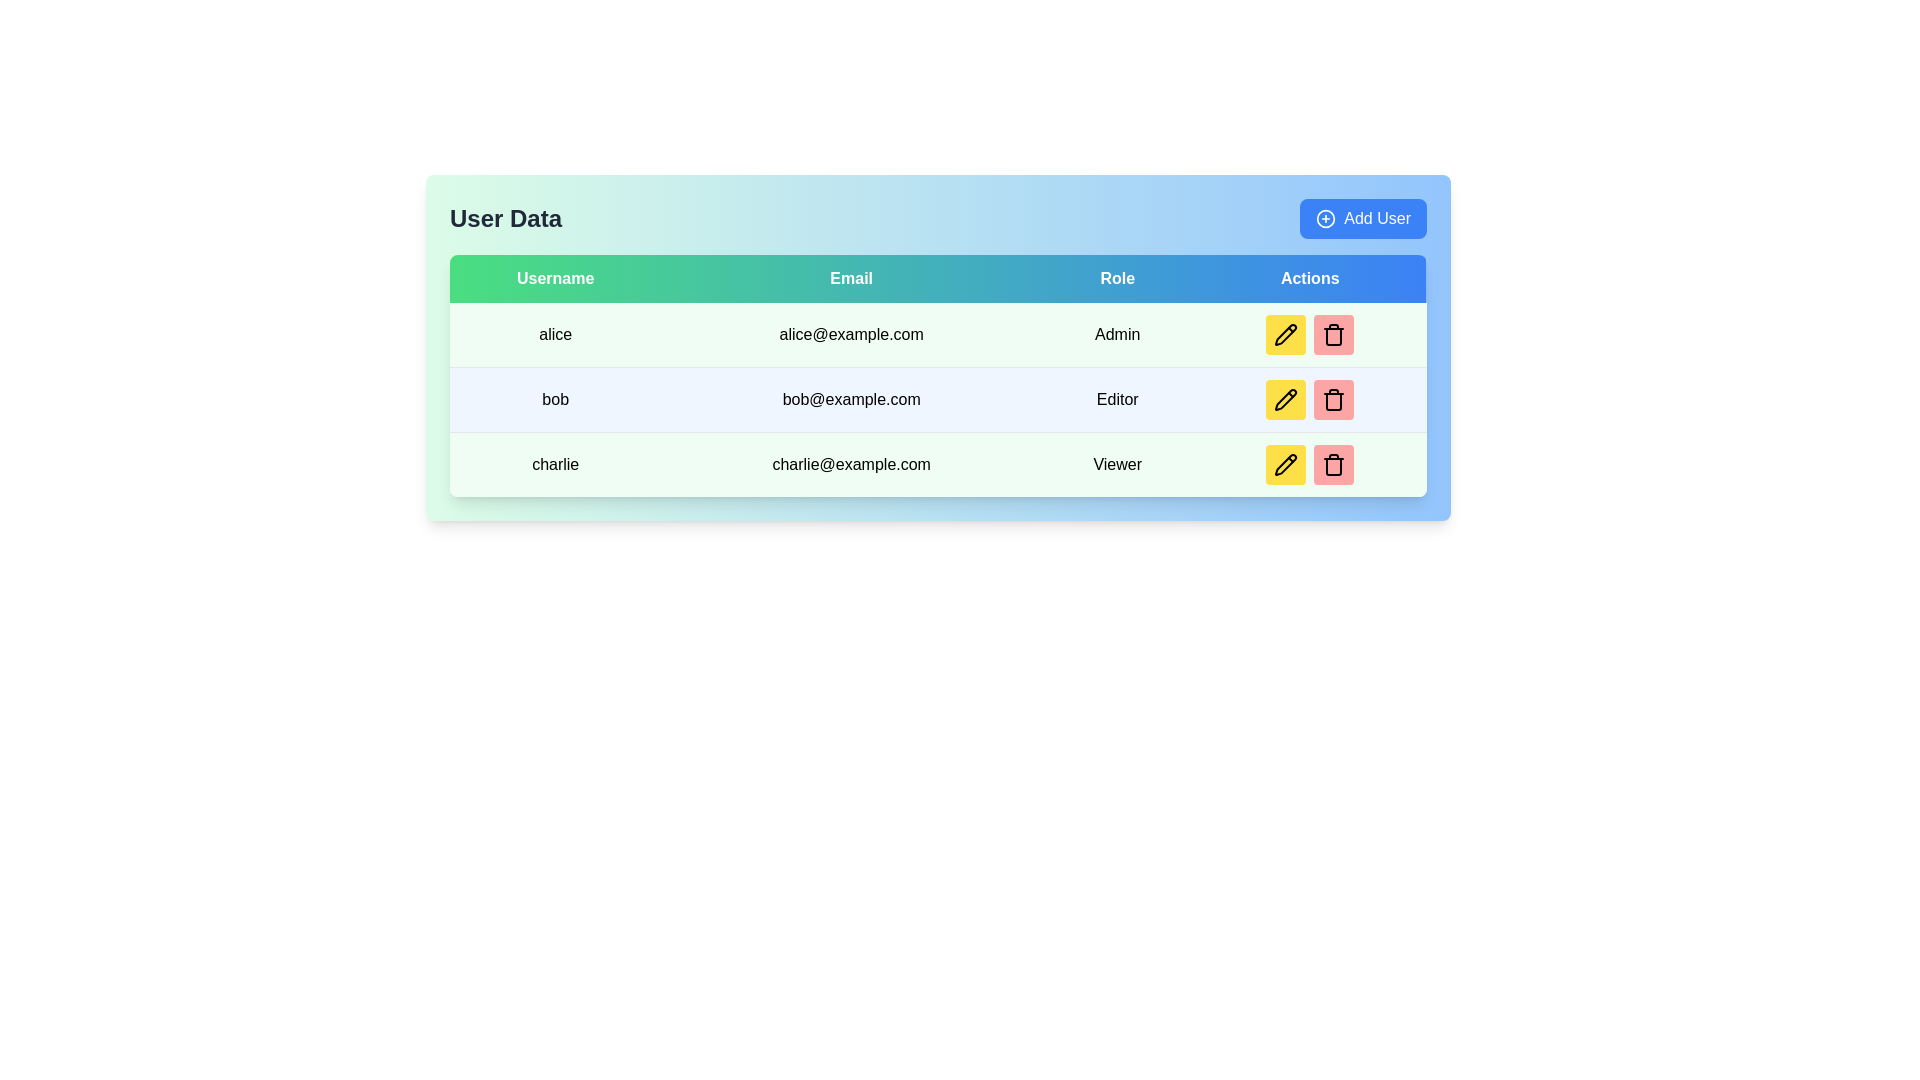  I want to click on the Table header cell labeled 'Email', which is visually characterized by white text centered on a gradient background transitioning from green to blue, so click(851, 278).